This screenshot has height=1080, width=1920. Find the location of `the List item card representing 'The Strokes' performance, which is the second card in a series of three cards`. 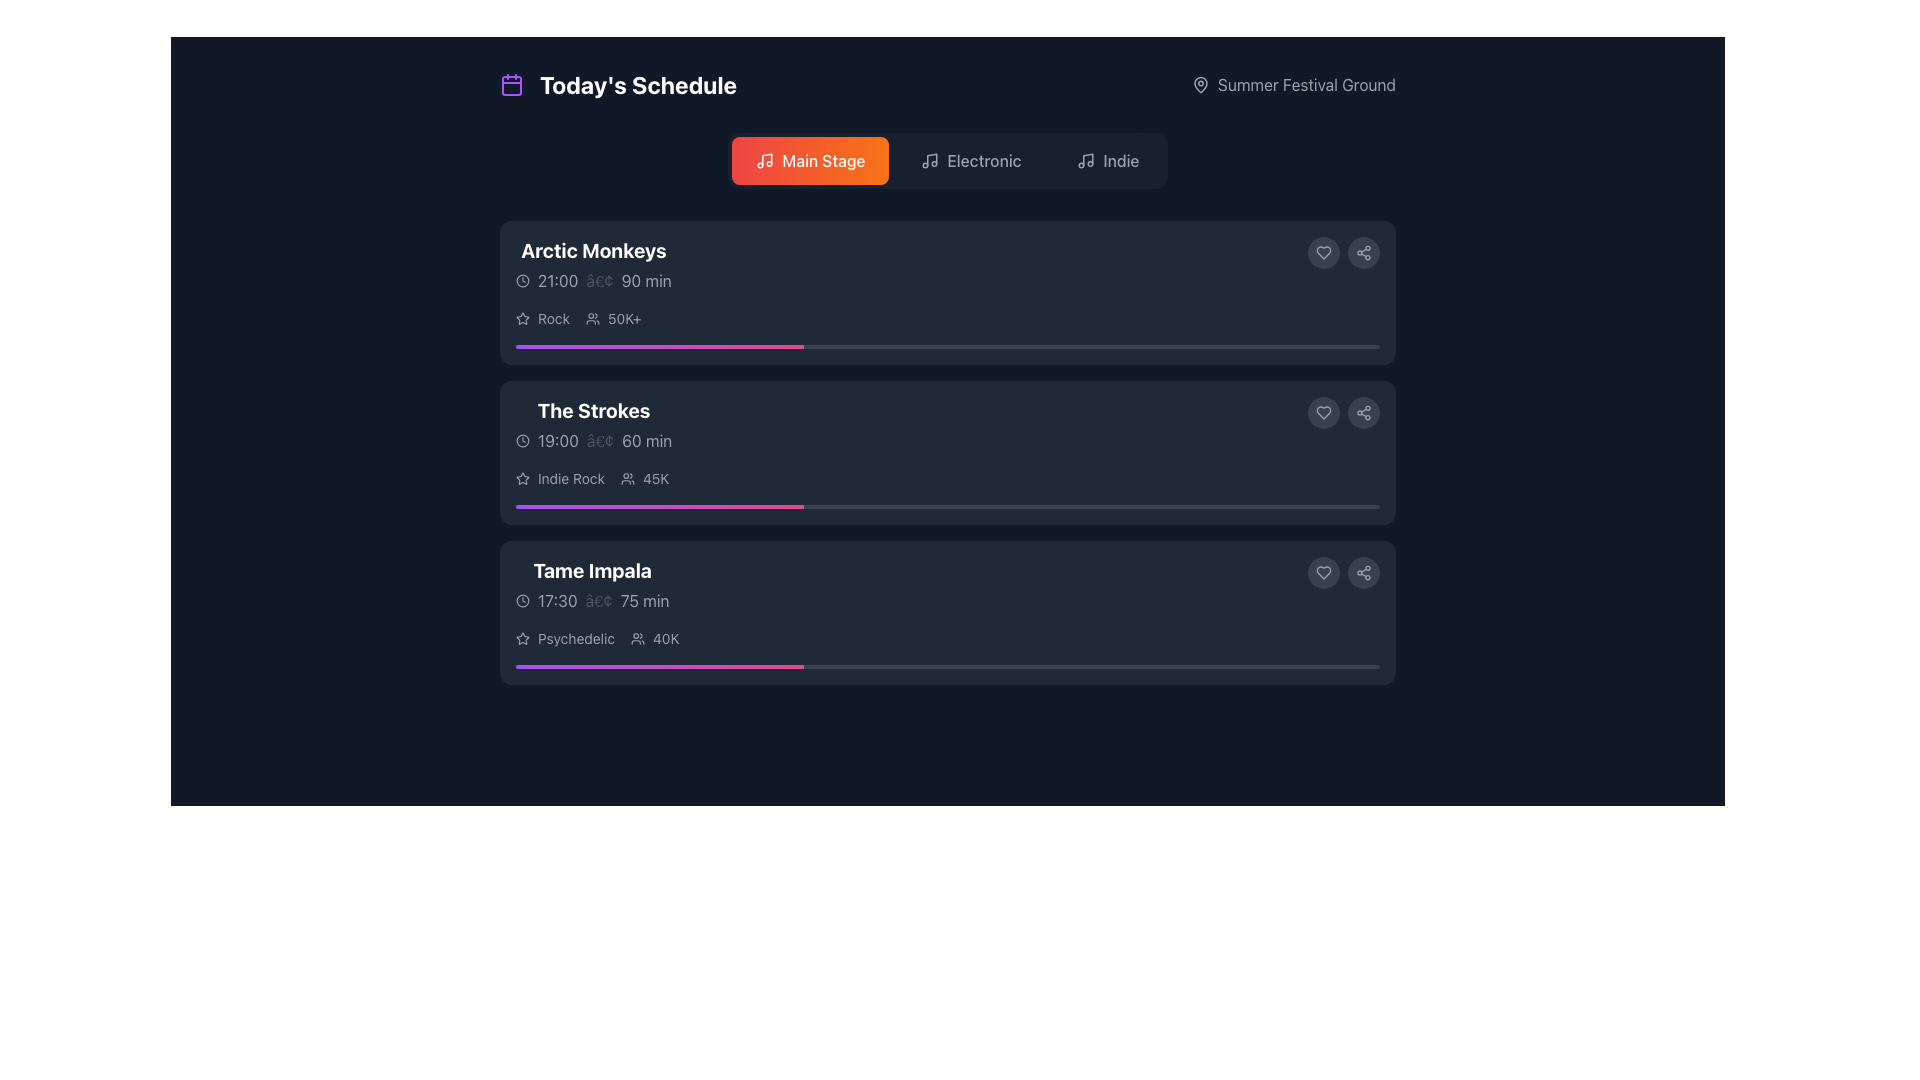

the List item card representing 'The Strokes' performance, which is the second card in a series of three cards is located at coordinates (947, 452).